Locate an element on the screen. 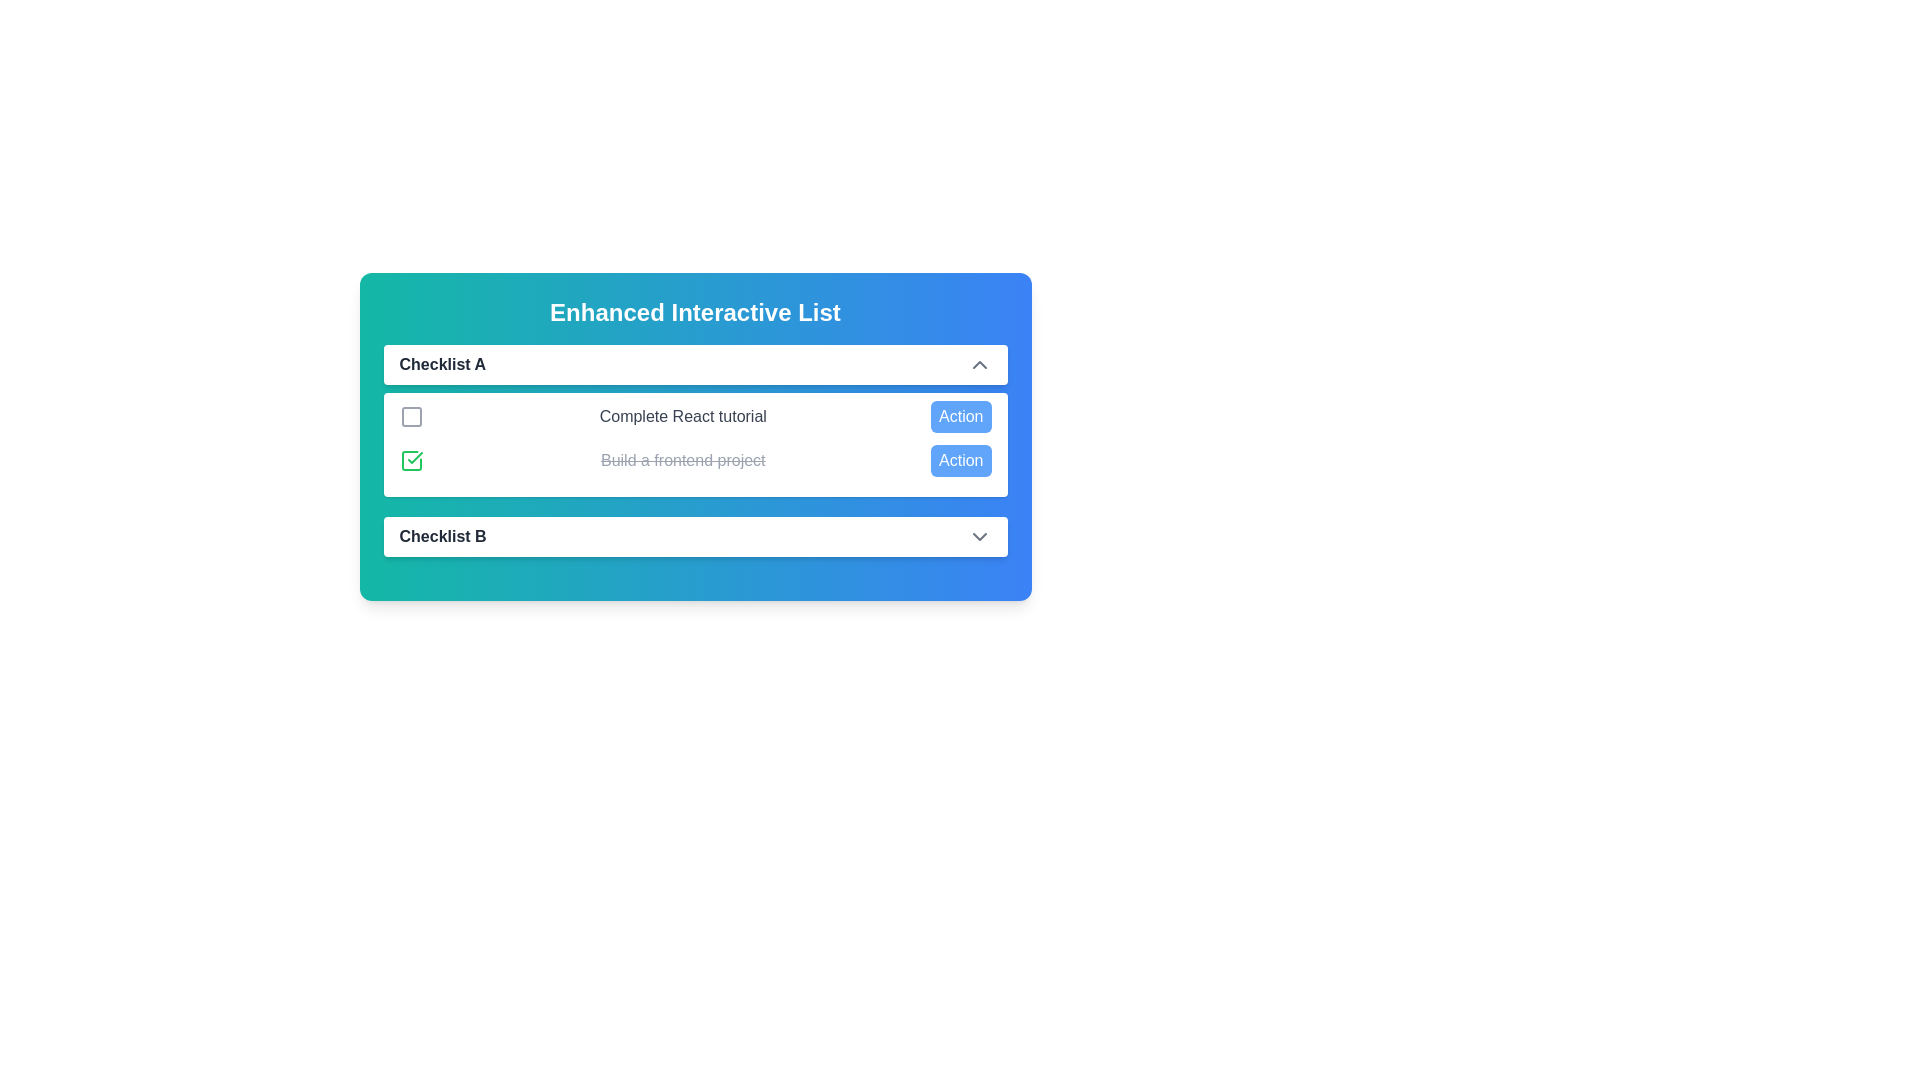 The width and height of the screenshot is (1920, 1080). the dropdown indicator icon located at the far right of the 'Checklist B' area next to the text 'Checklist B' is located at coordinates (979, 535).